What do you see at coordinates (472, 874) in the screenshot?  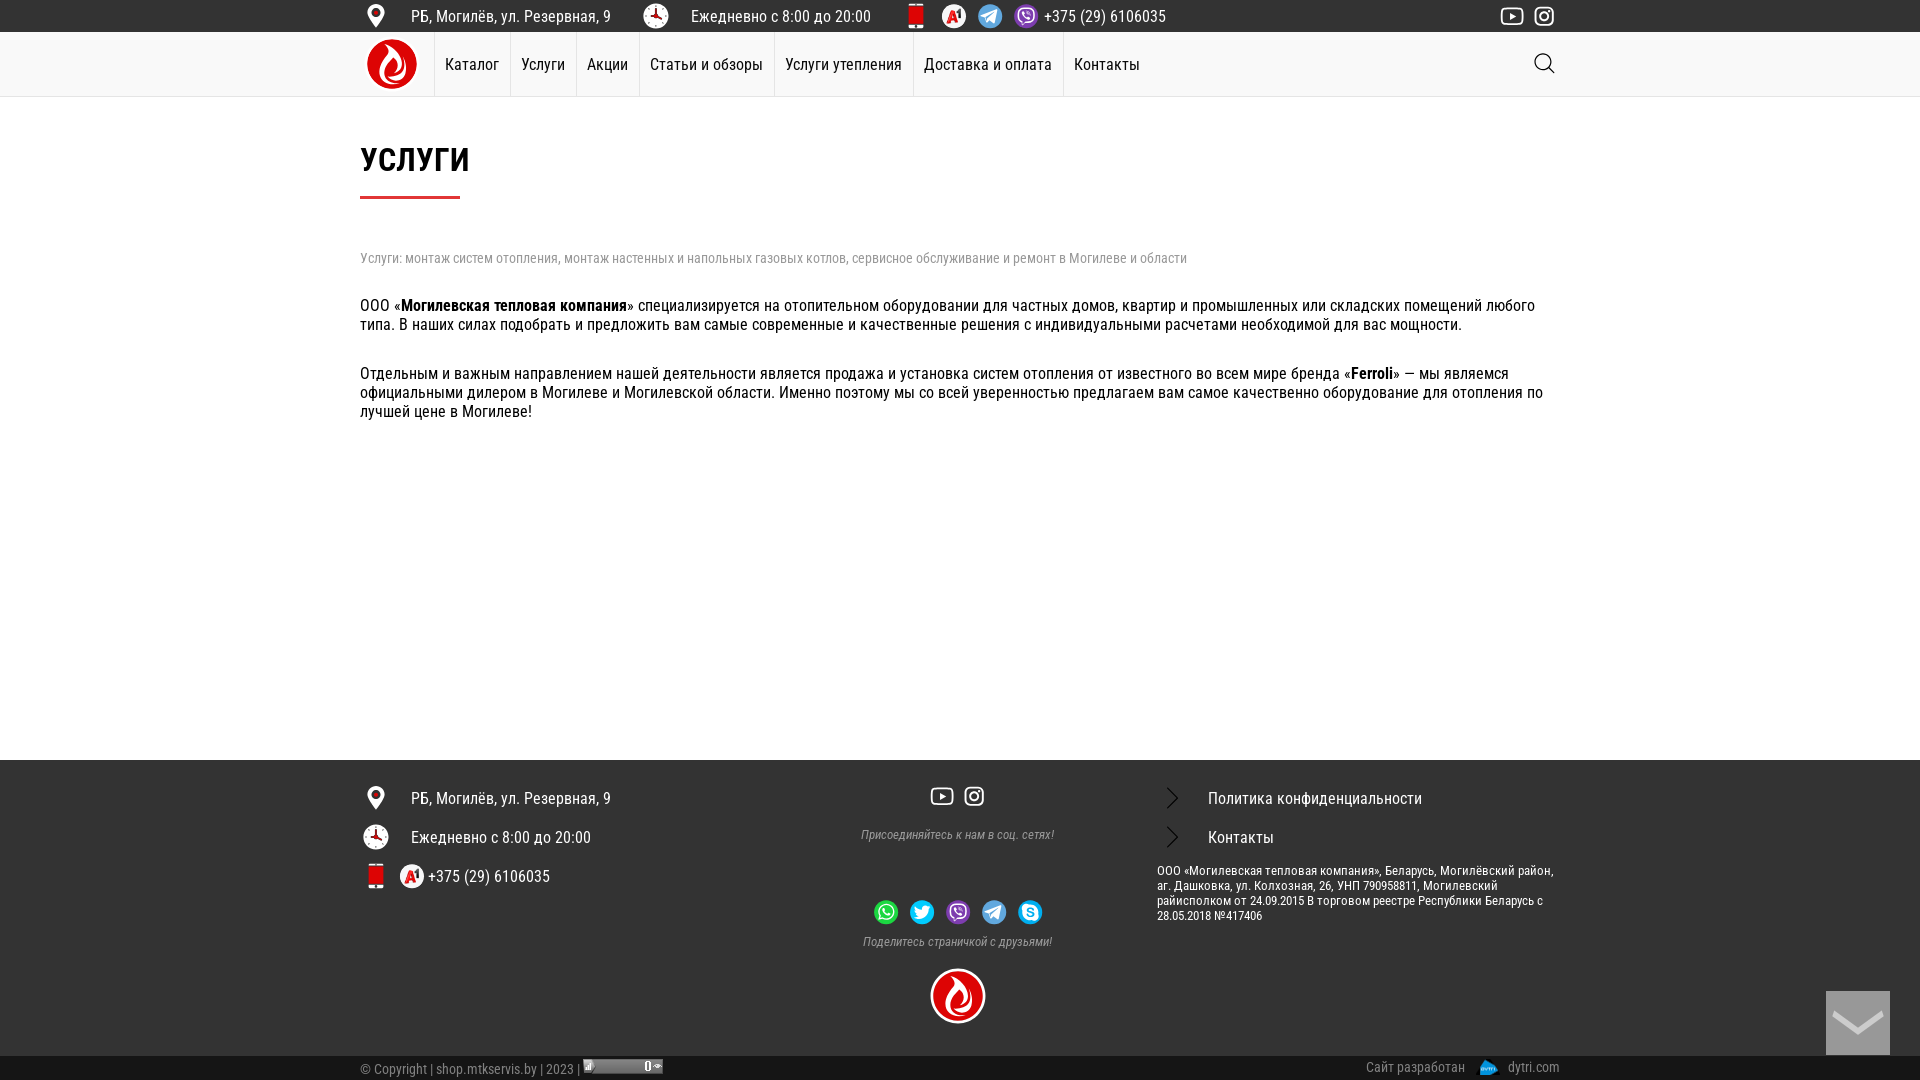 I see `'+375 (29) 6106035'` at bounding box center [472, 874].